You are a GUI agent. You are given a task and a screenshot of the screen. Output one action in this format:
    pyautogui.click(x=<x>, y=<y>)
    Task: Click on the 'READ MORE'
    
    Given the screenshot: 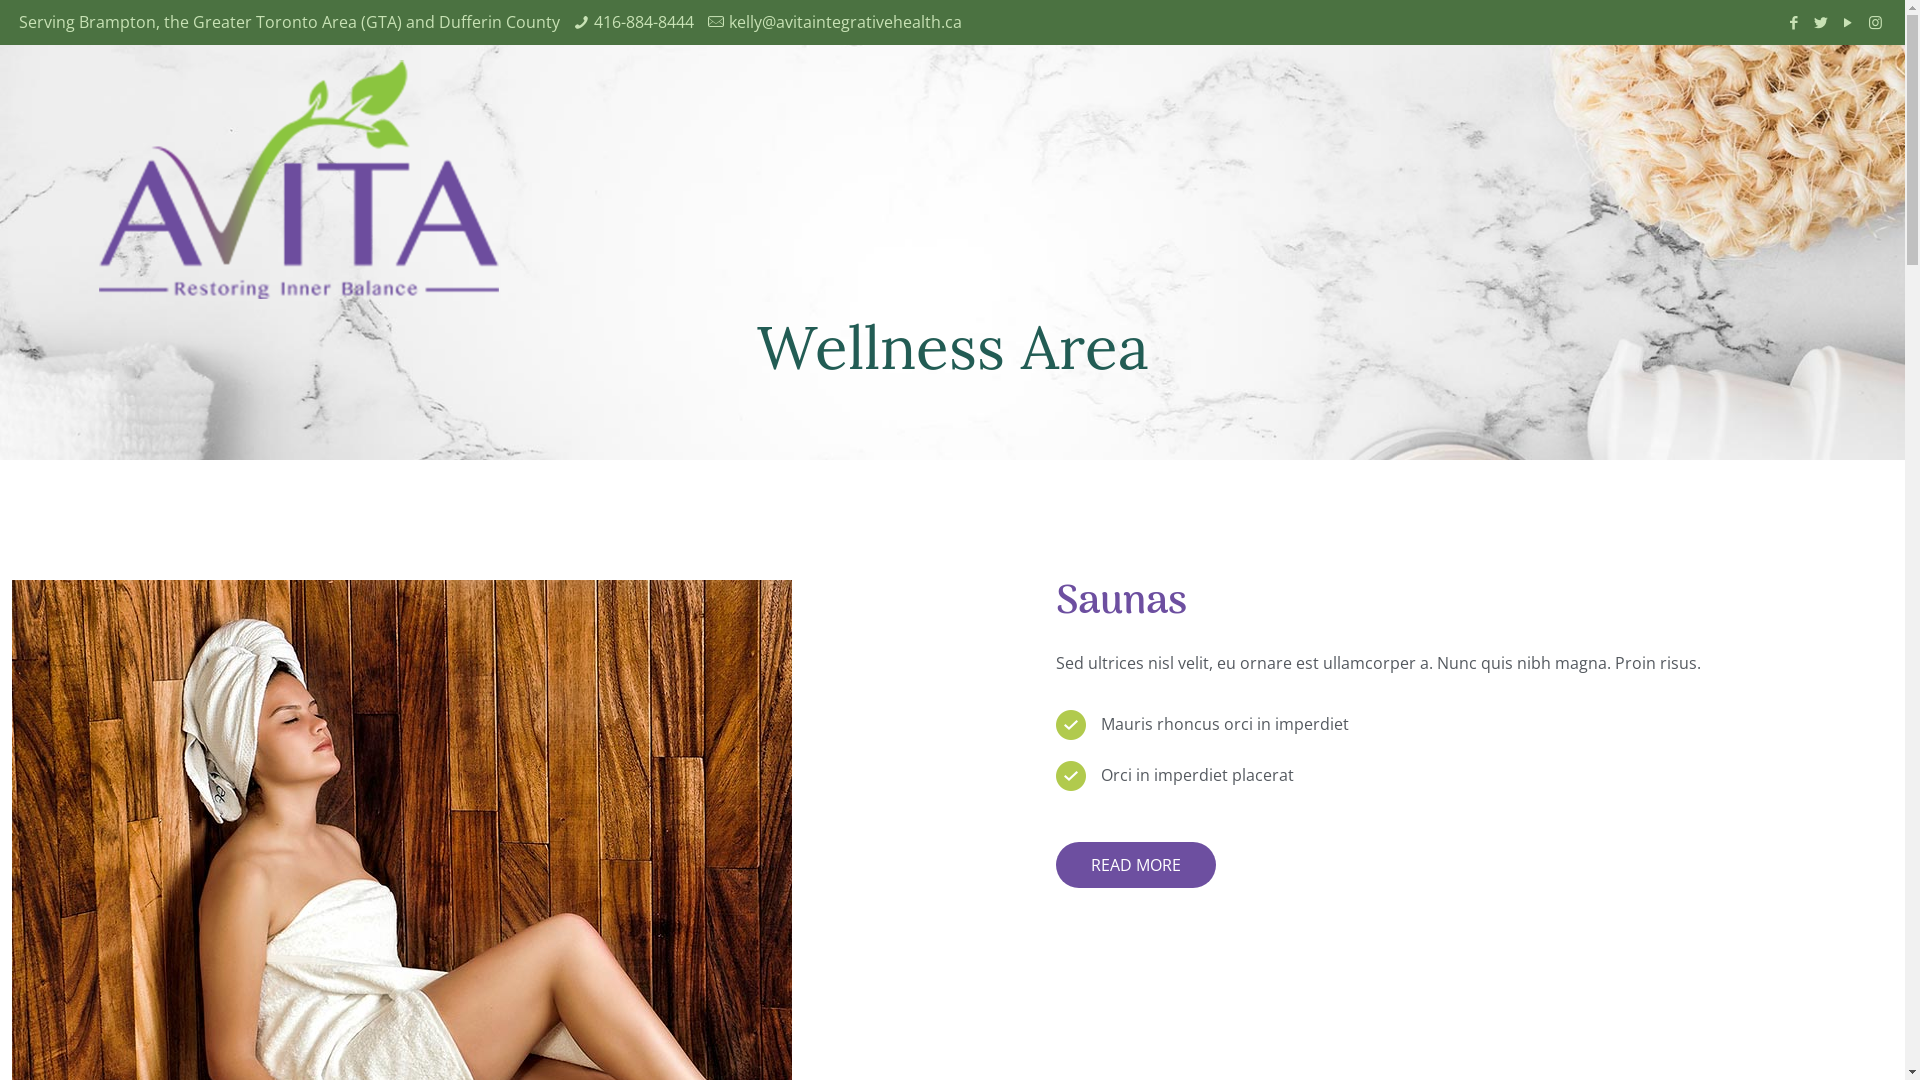 What is the action you would take?
    pyautogui.click(x=1136, y=863)
    